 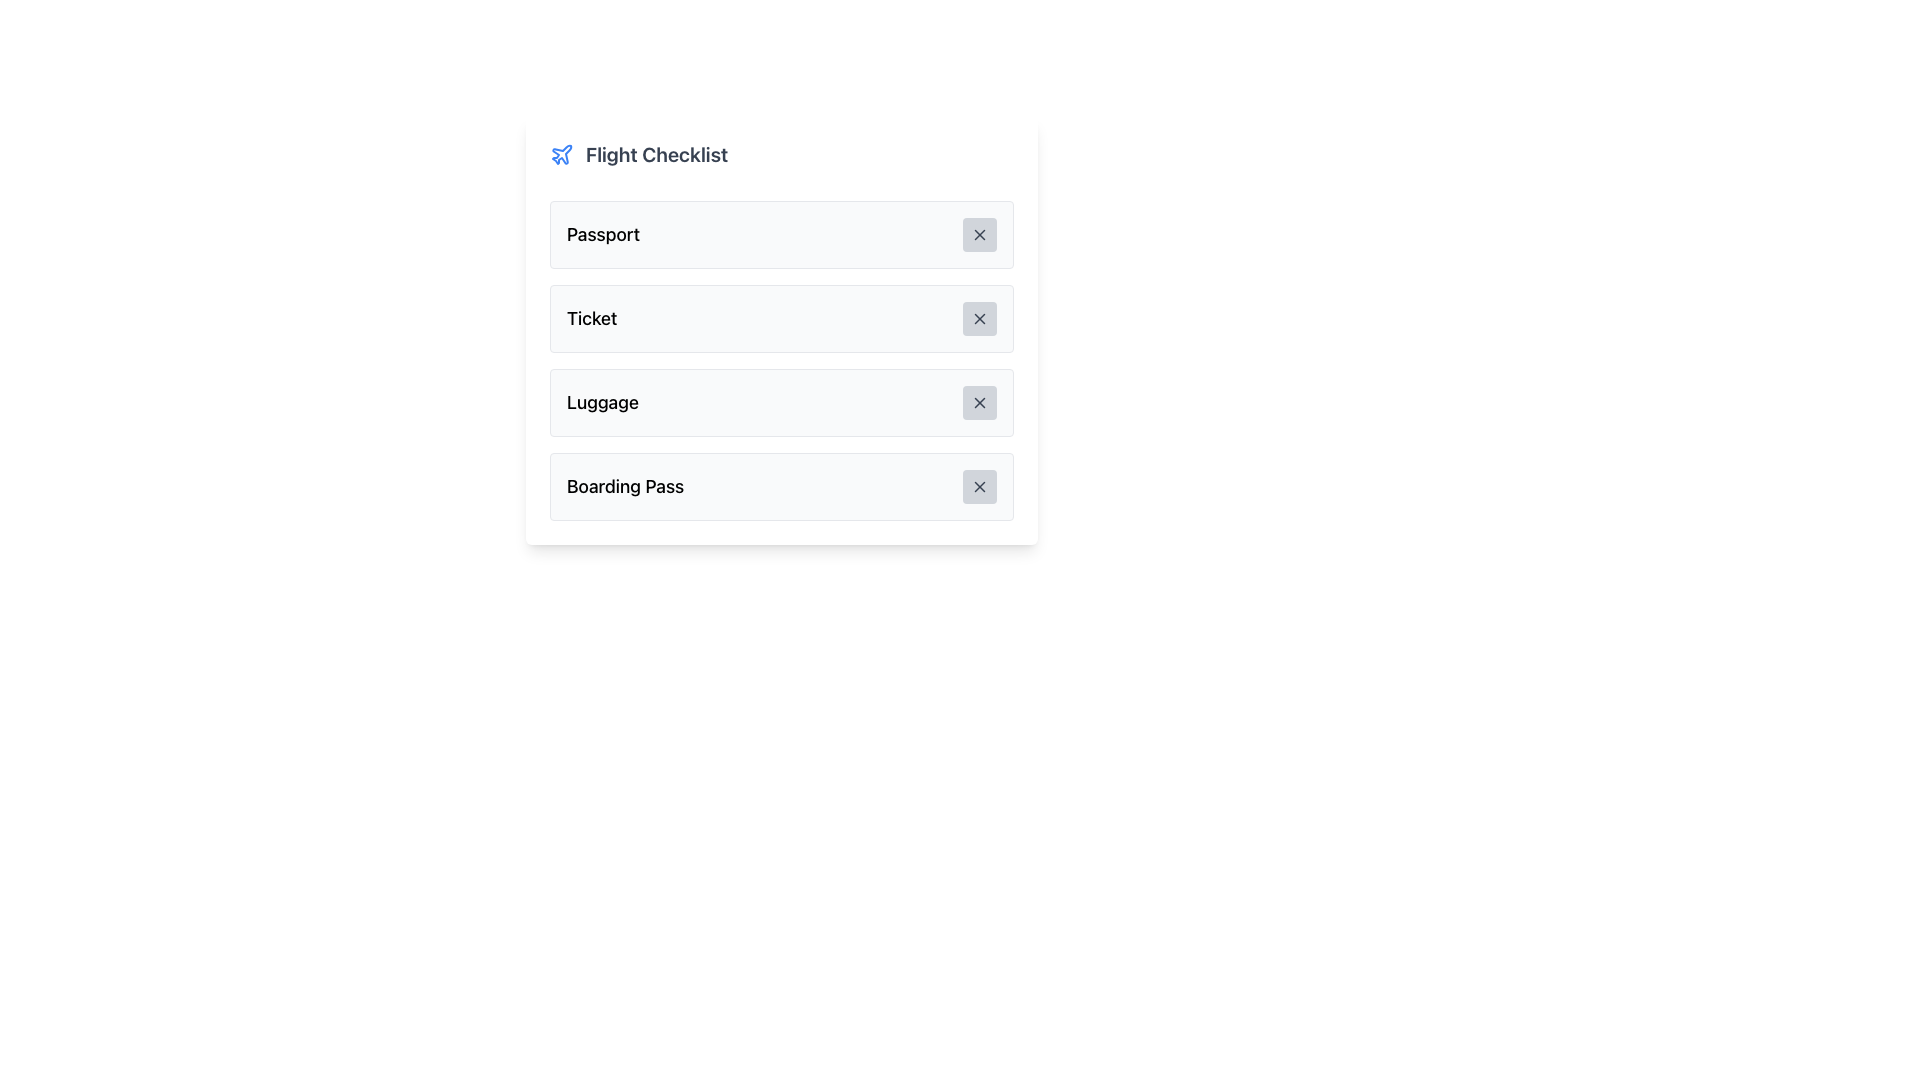 What do you see at coordinates (979, 402) in the screenshot?
I see `the 'X' shaped icon button located on the right side of the third list item labeled 'Luggage'` at bounding box center [979, 402].